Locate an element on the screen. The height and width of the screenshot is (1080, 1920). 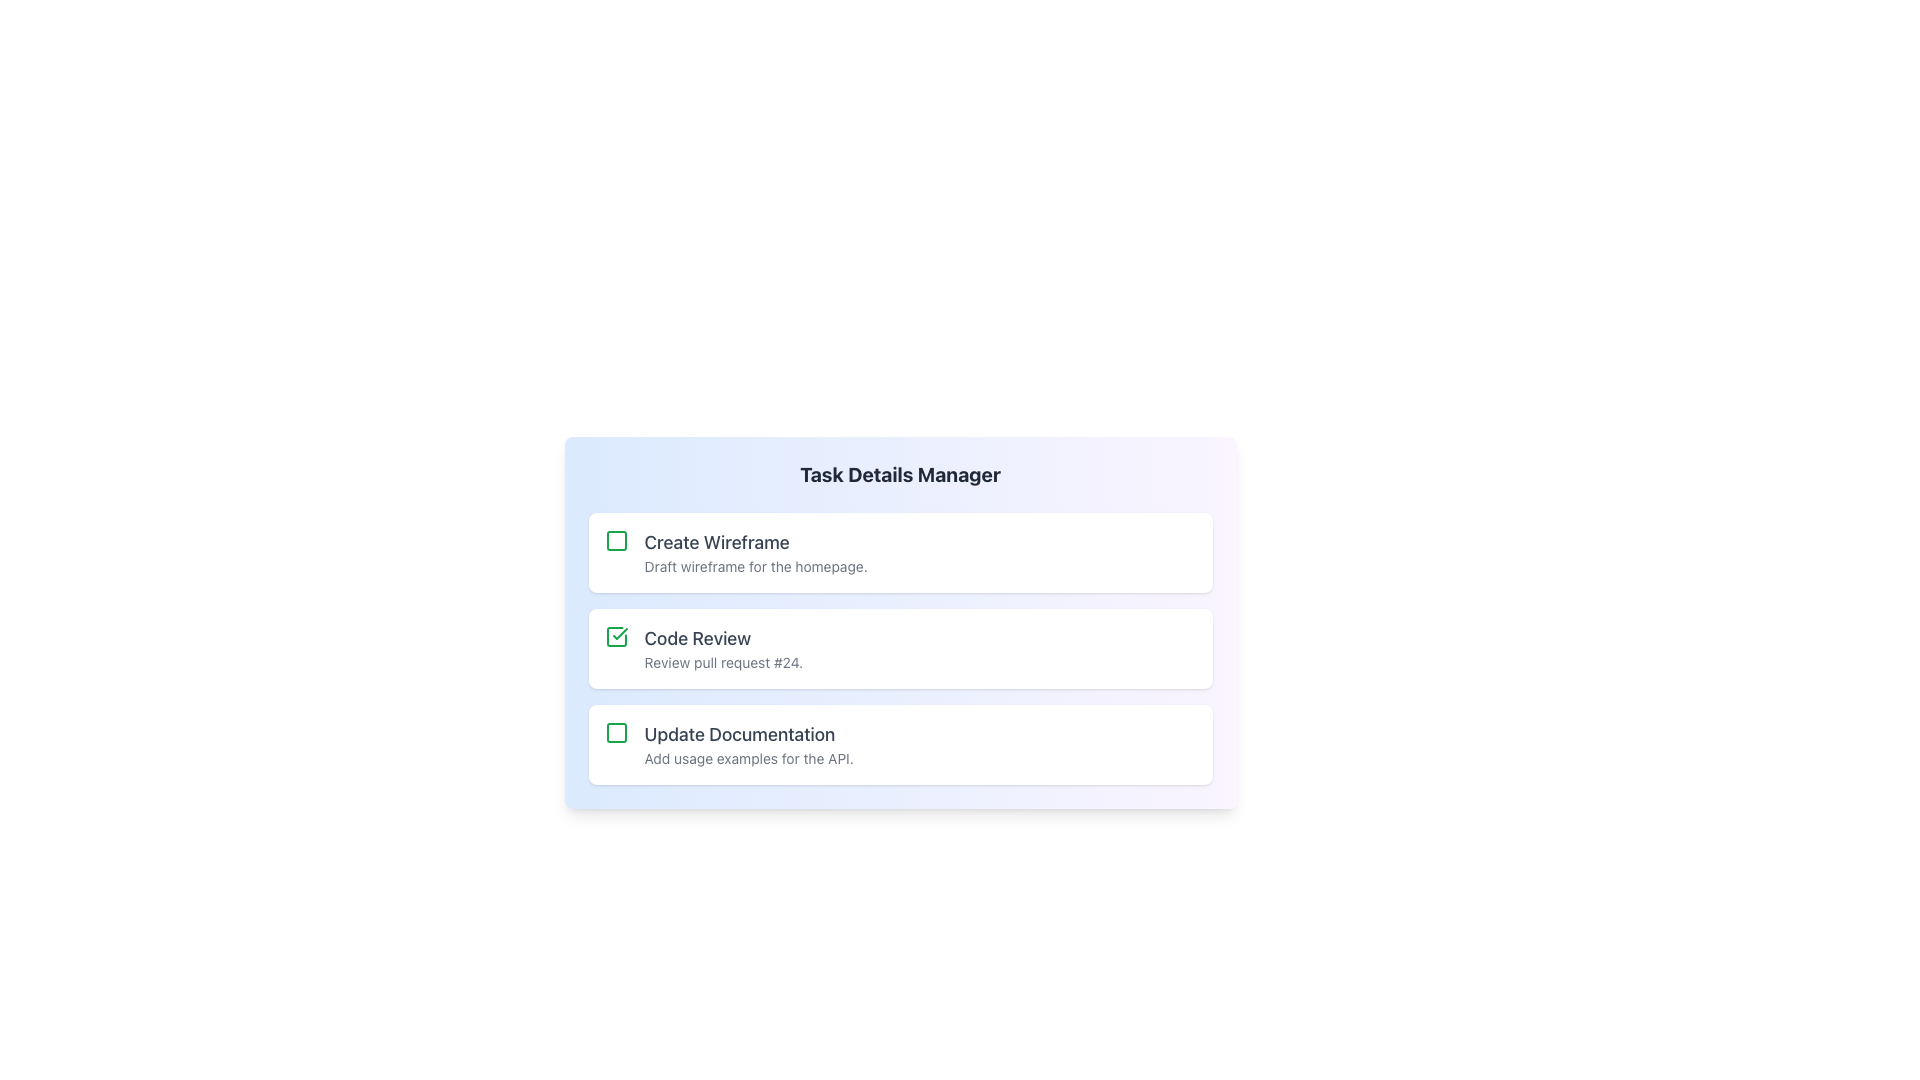
title and description of the task card, which is the third card in a vertical stack, positioned below the 'Code Review' card and above additional content is located at coordinates (899, 744).